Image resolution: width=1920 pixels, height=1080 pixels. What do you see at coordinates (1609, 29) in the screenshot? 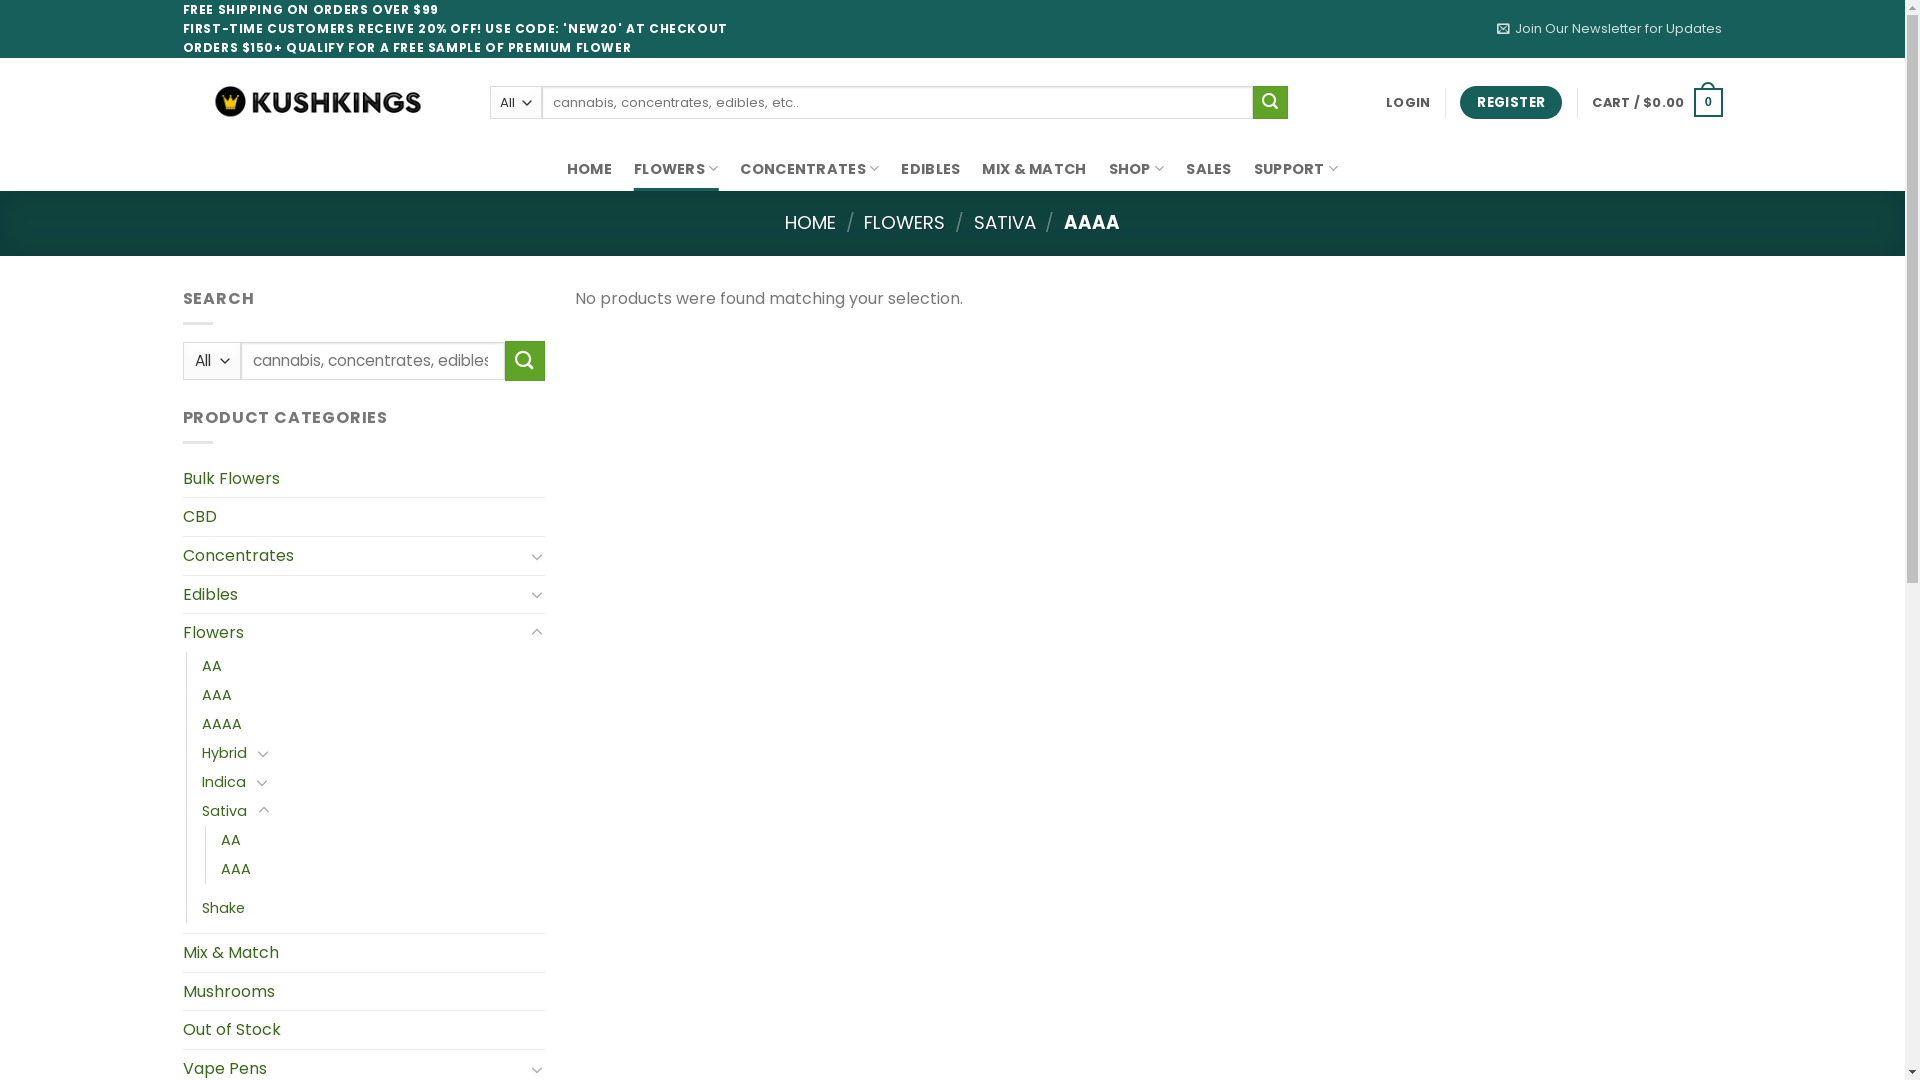
I see `'Join Our Newsletter for Updates'` at bounding box center [1609, 29].